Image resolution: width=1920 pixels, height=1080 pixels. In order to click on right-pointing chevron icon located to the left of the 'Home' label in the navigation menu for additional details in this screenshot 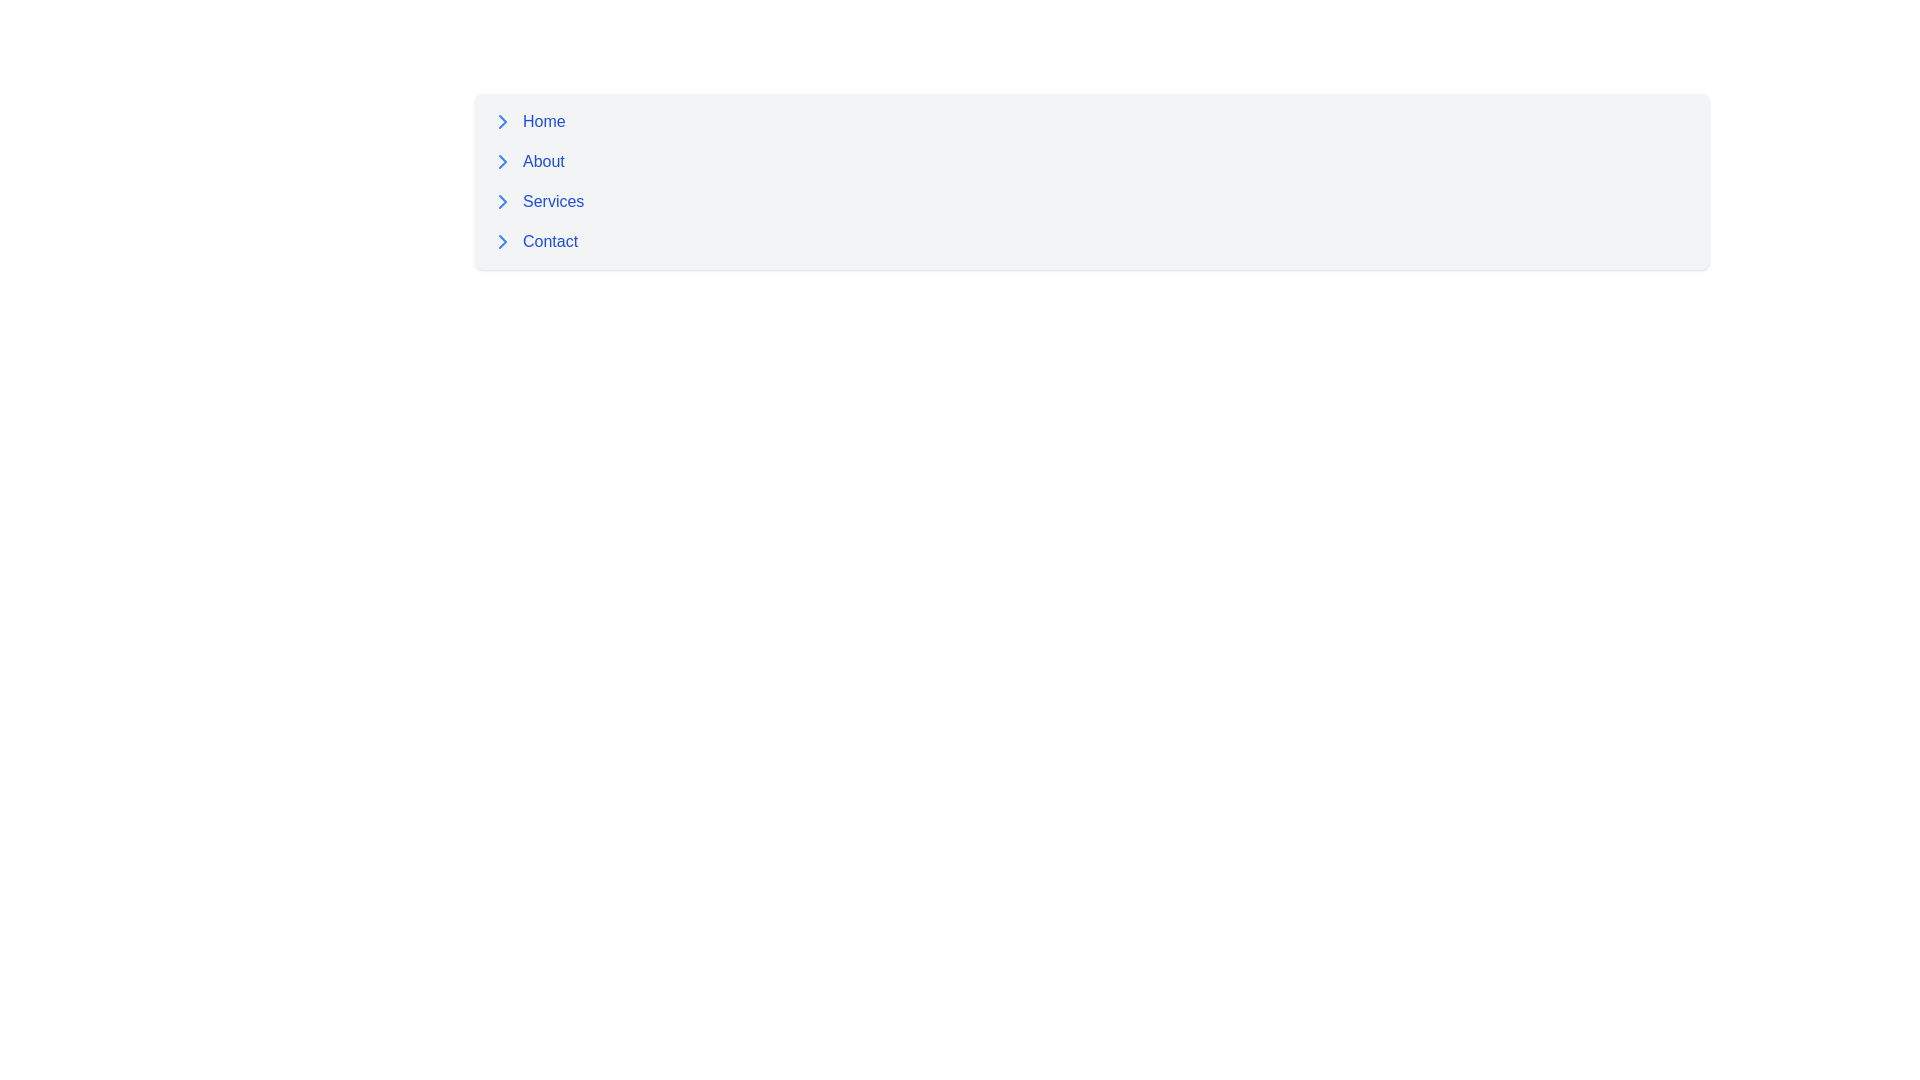, I will do `click(503, 122)`.